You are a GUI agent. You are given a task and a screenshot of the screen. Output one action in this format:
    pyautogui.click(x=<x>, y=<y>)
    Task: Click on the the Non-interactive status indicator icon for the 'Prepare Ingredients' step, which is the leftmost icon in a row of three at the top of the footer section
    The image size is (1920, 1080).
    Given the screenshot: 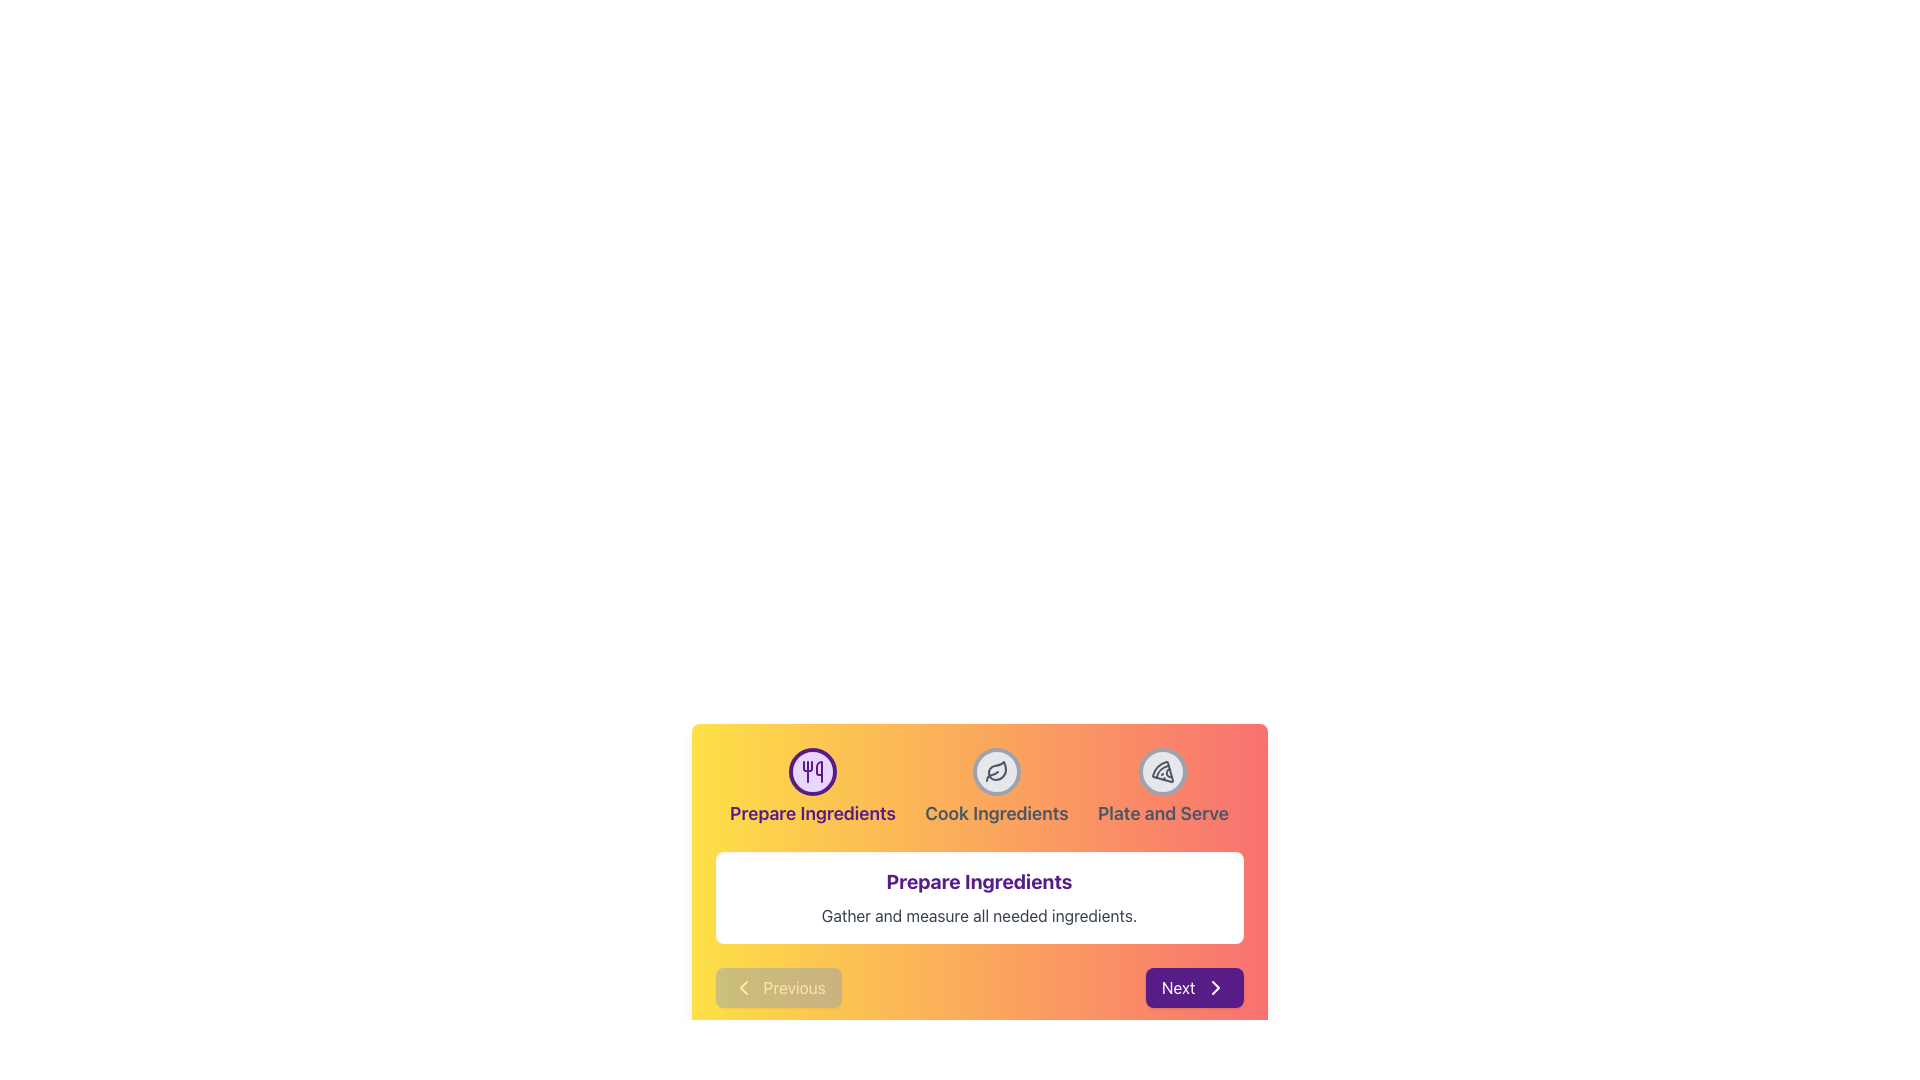 What is the action you would take?
    pyautogui.click(x=813, y=770)
    